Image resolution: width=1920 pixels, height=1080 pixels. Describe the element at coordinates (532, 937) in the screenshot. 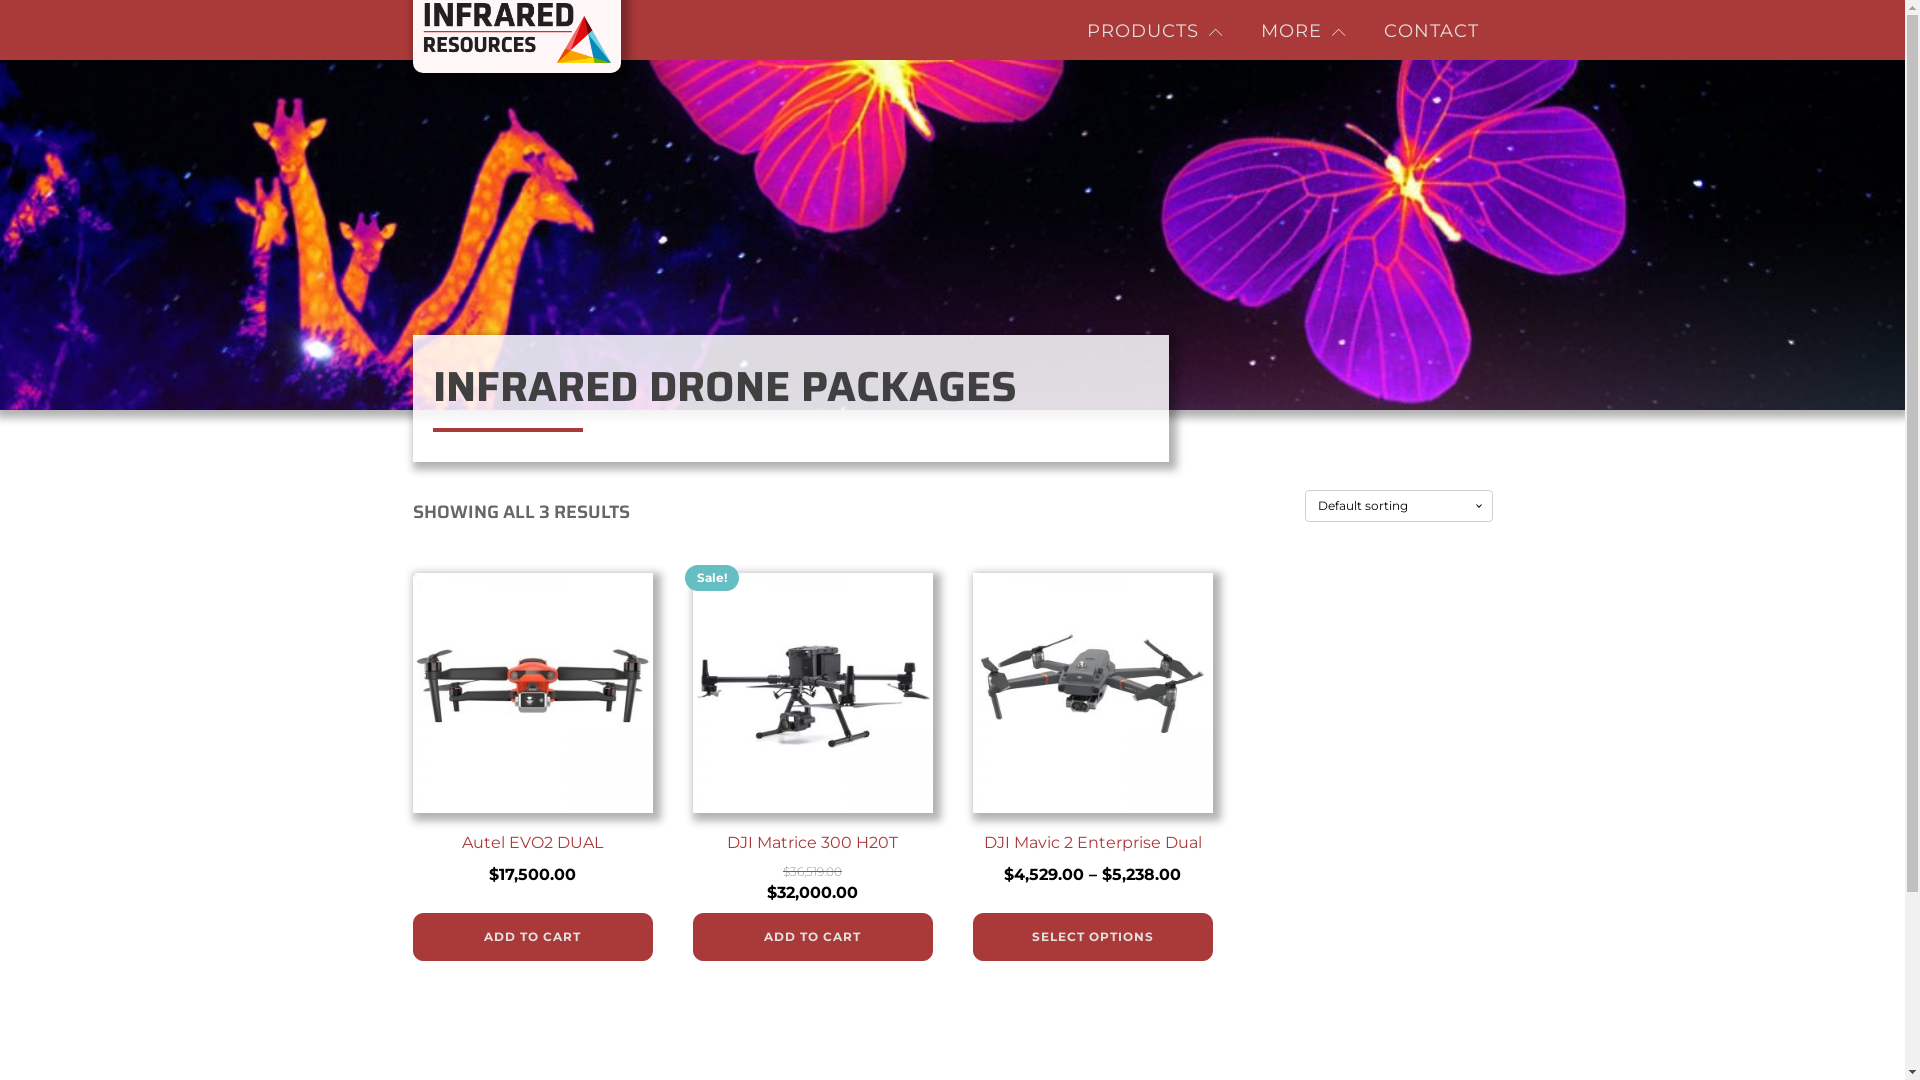

I see `'ADD TO CART'` at that location.